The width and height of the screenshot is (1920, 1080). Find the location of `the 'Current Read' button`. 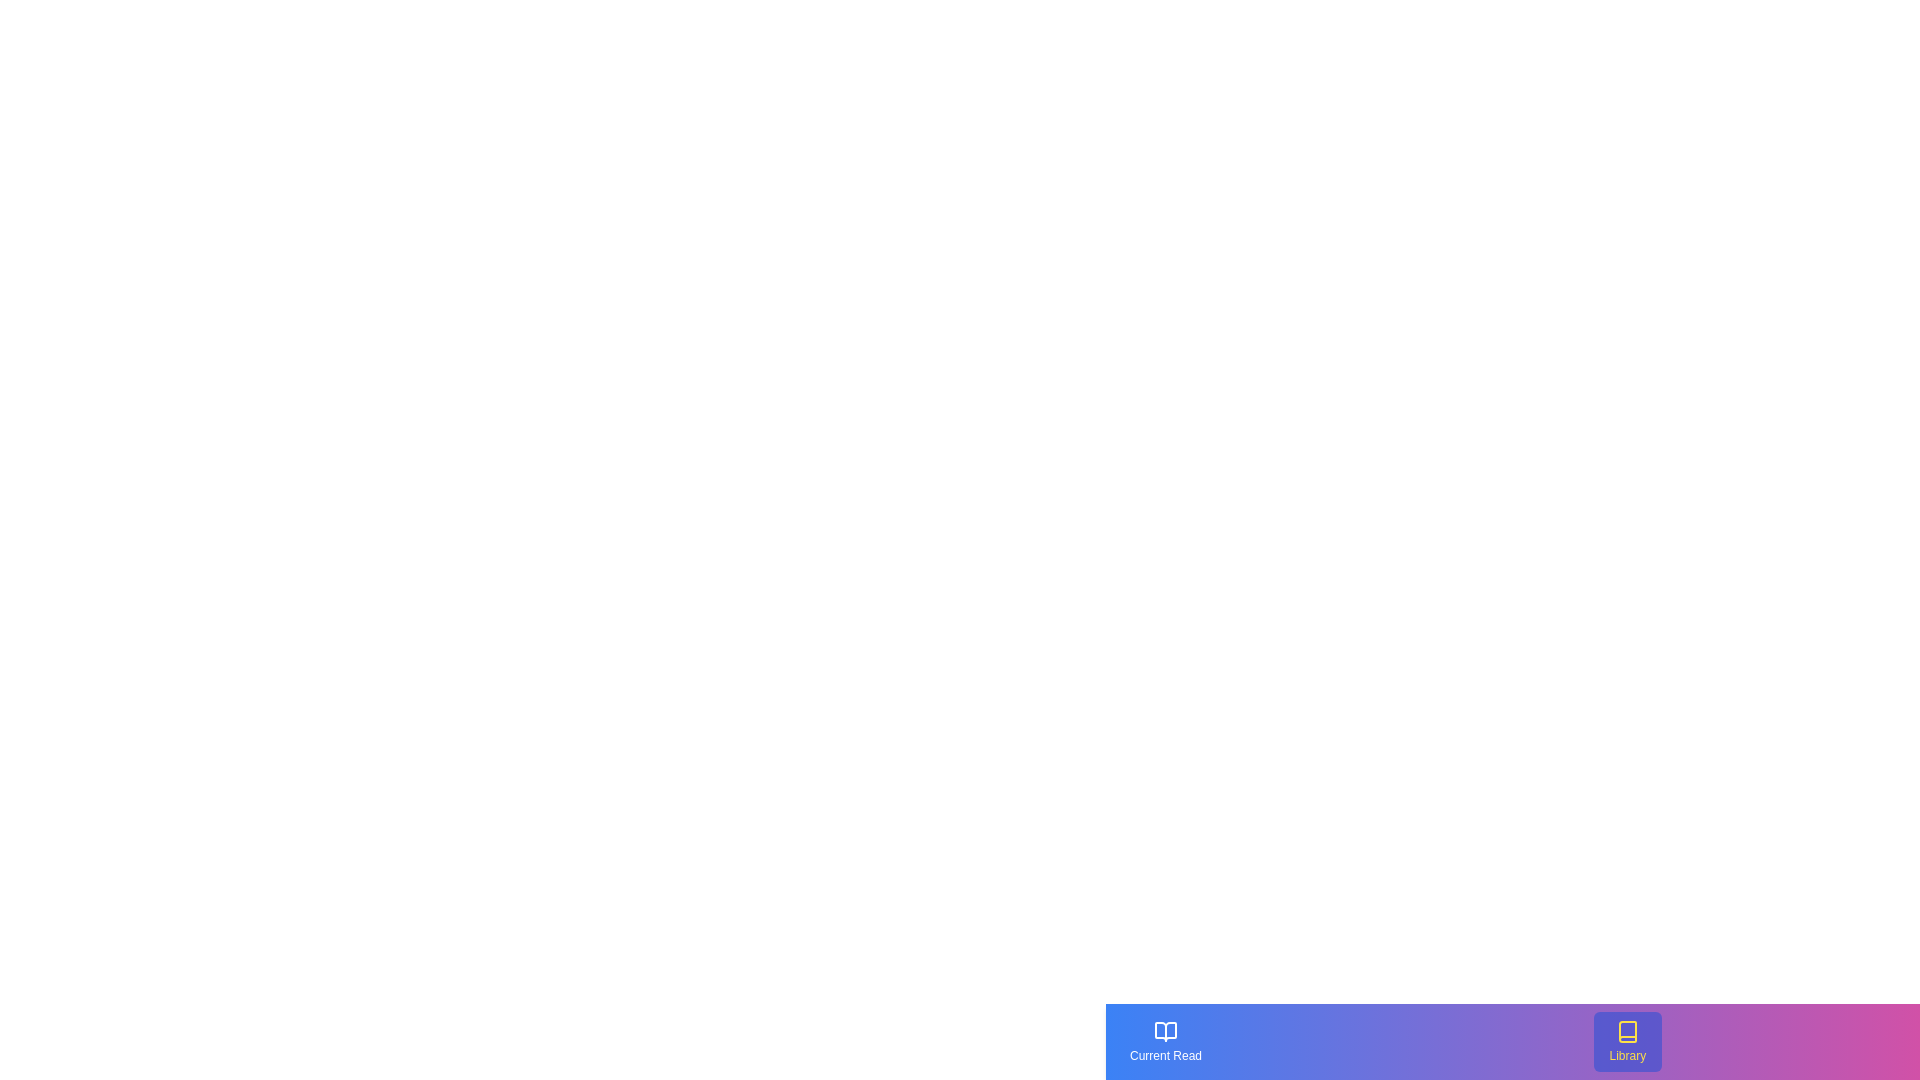

the 'Current Read' button is located at coordinates (1166, 1040).